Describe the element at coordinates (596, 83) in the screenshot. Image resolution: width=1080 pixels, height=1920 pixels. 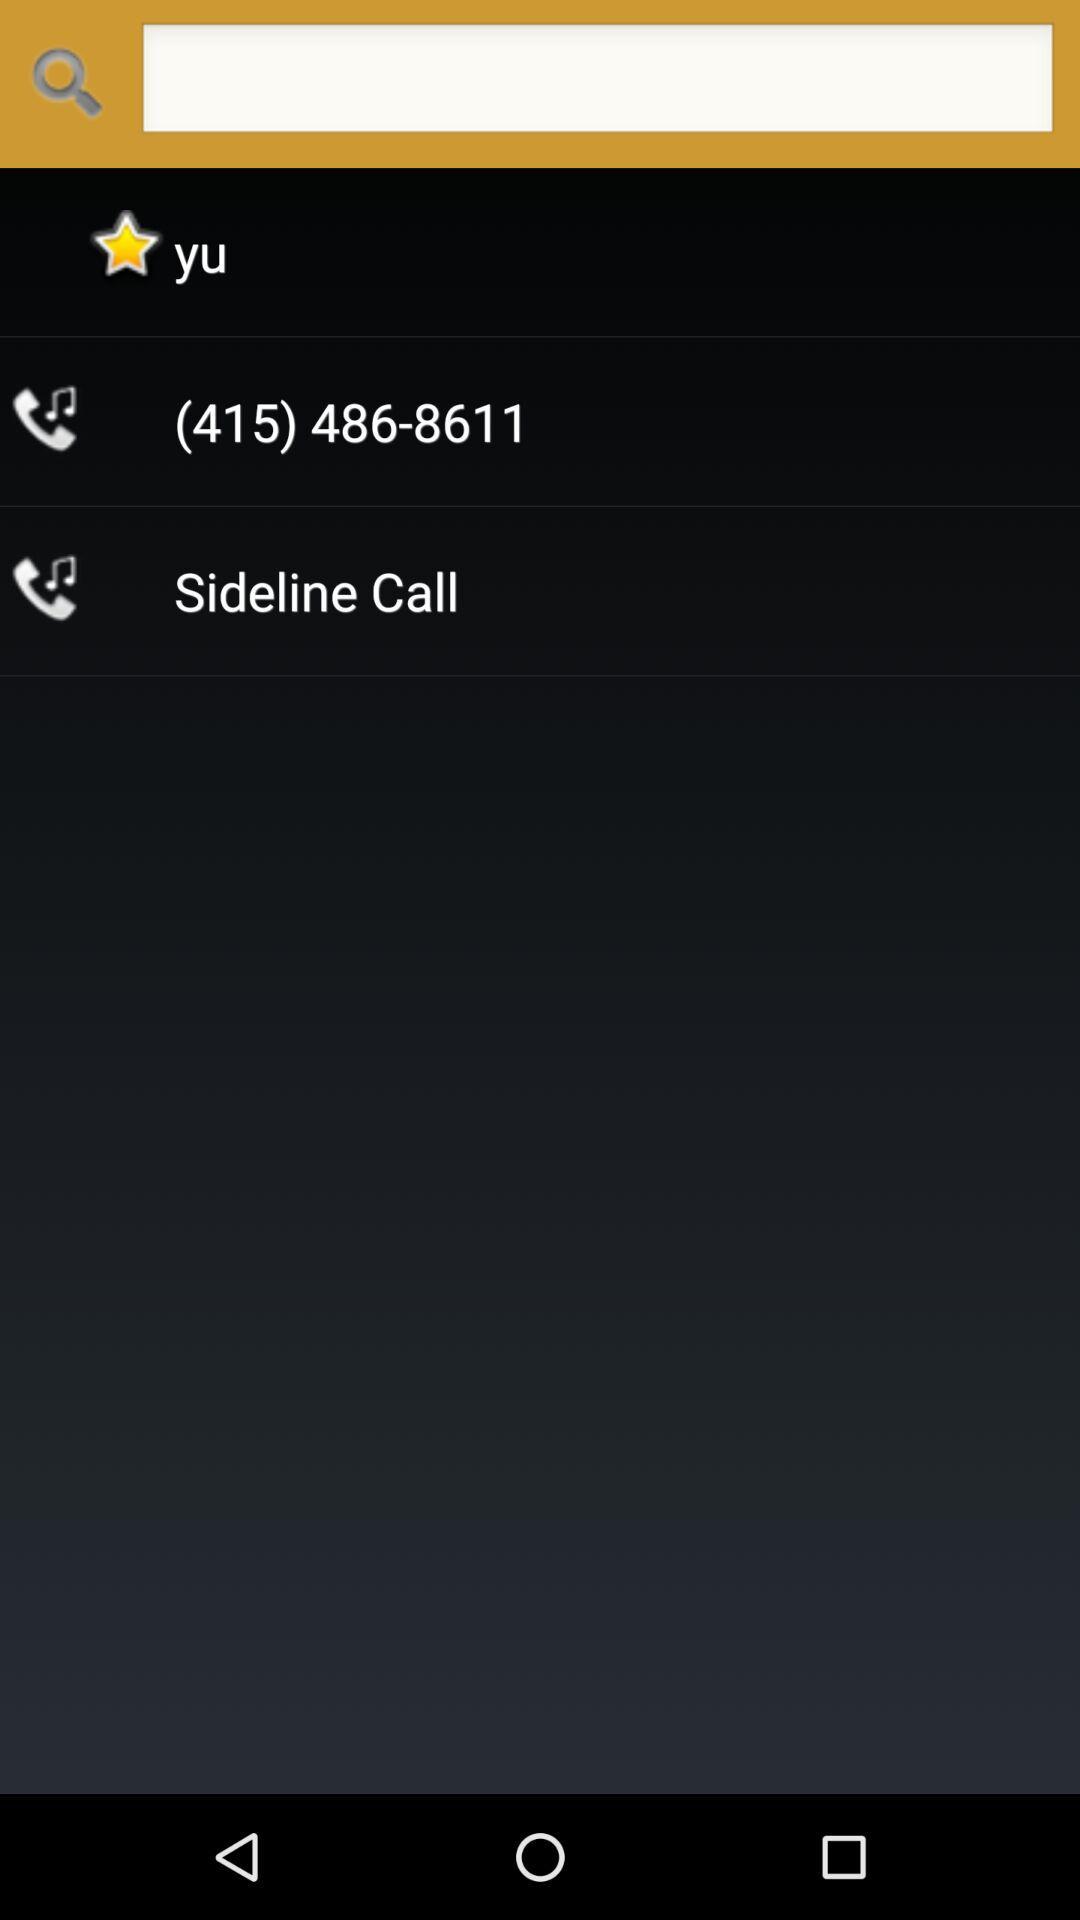
I see `looking for` at that location.